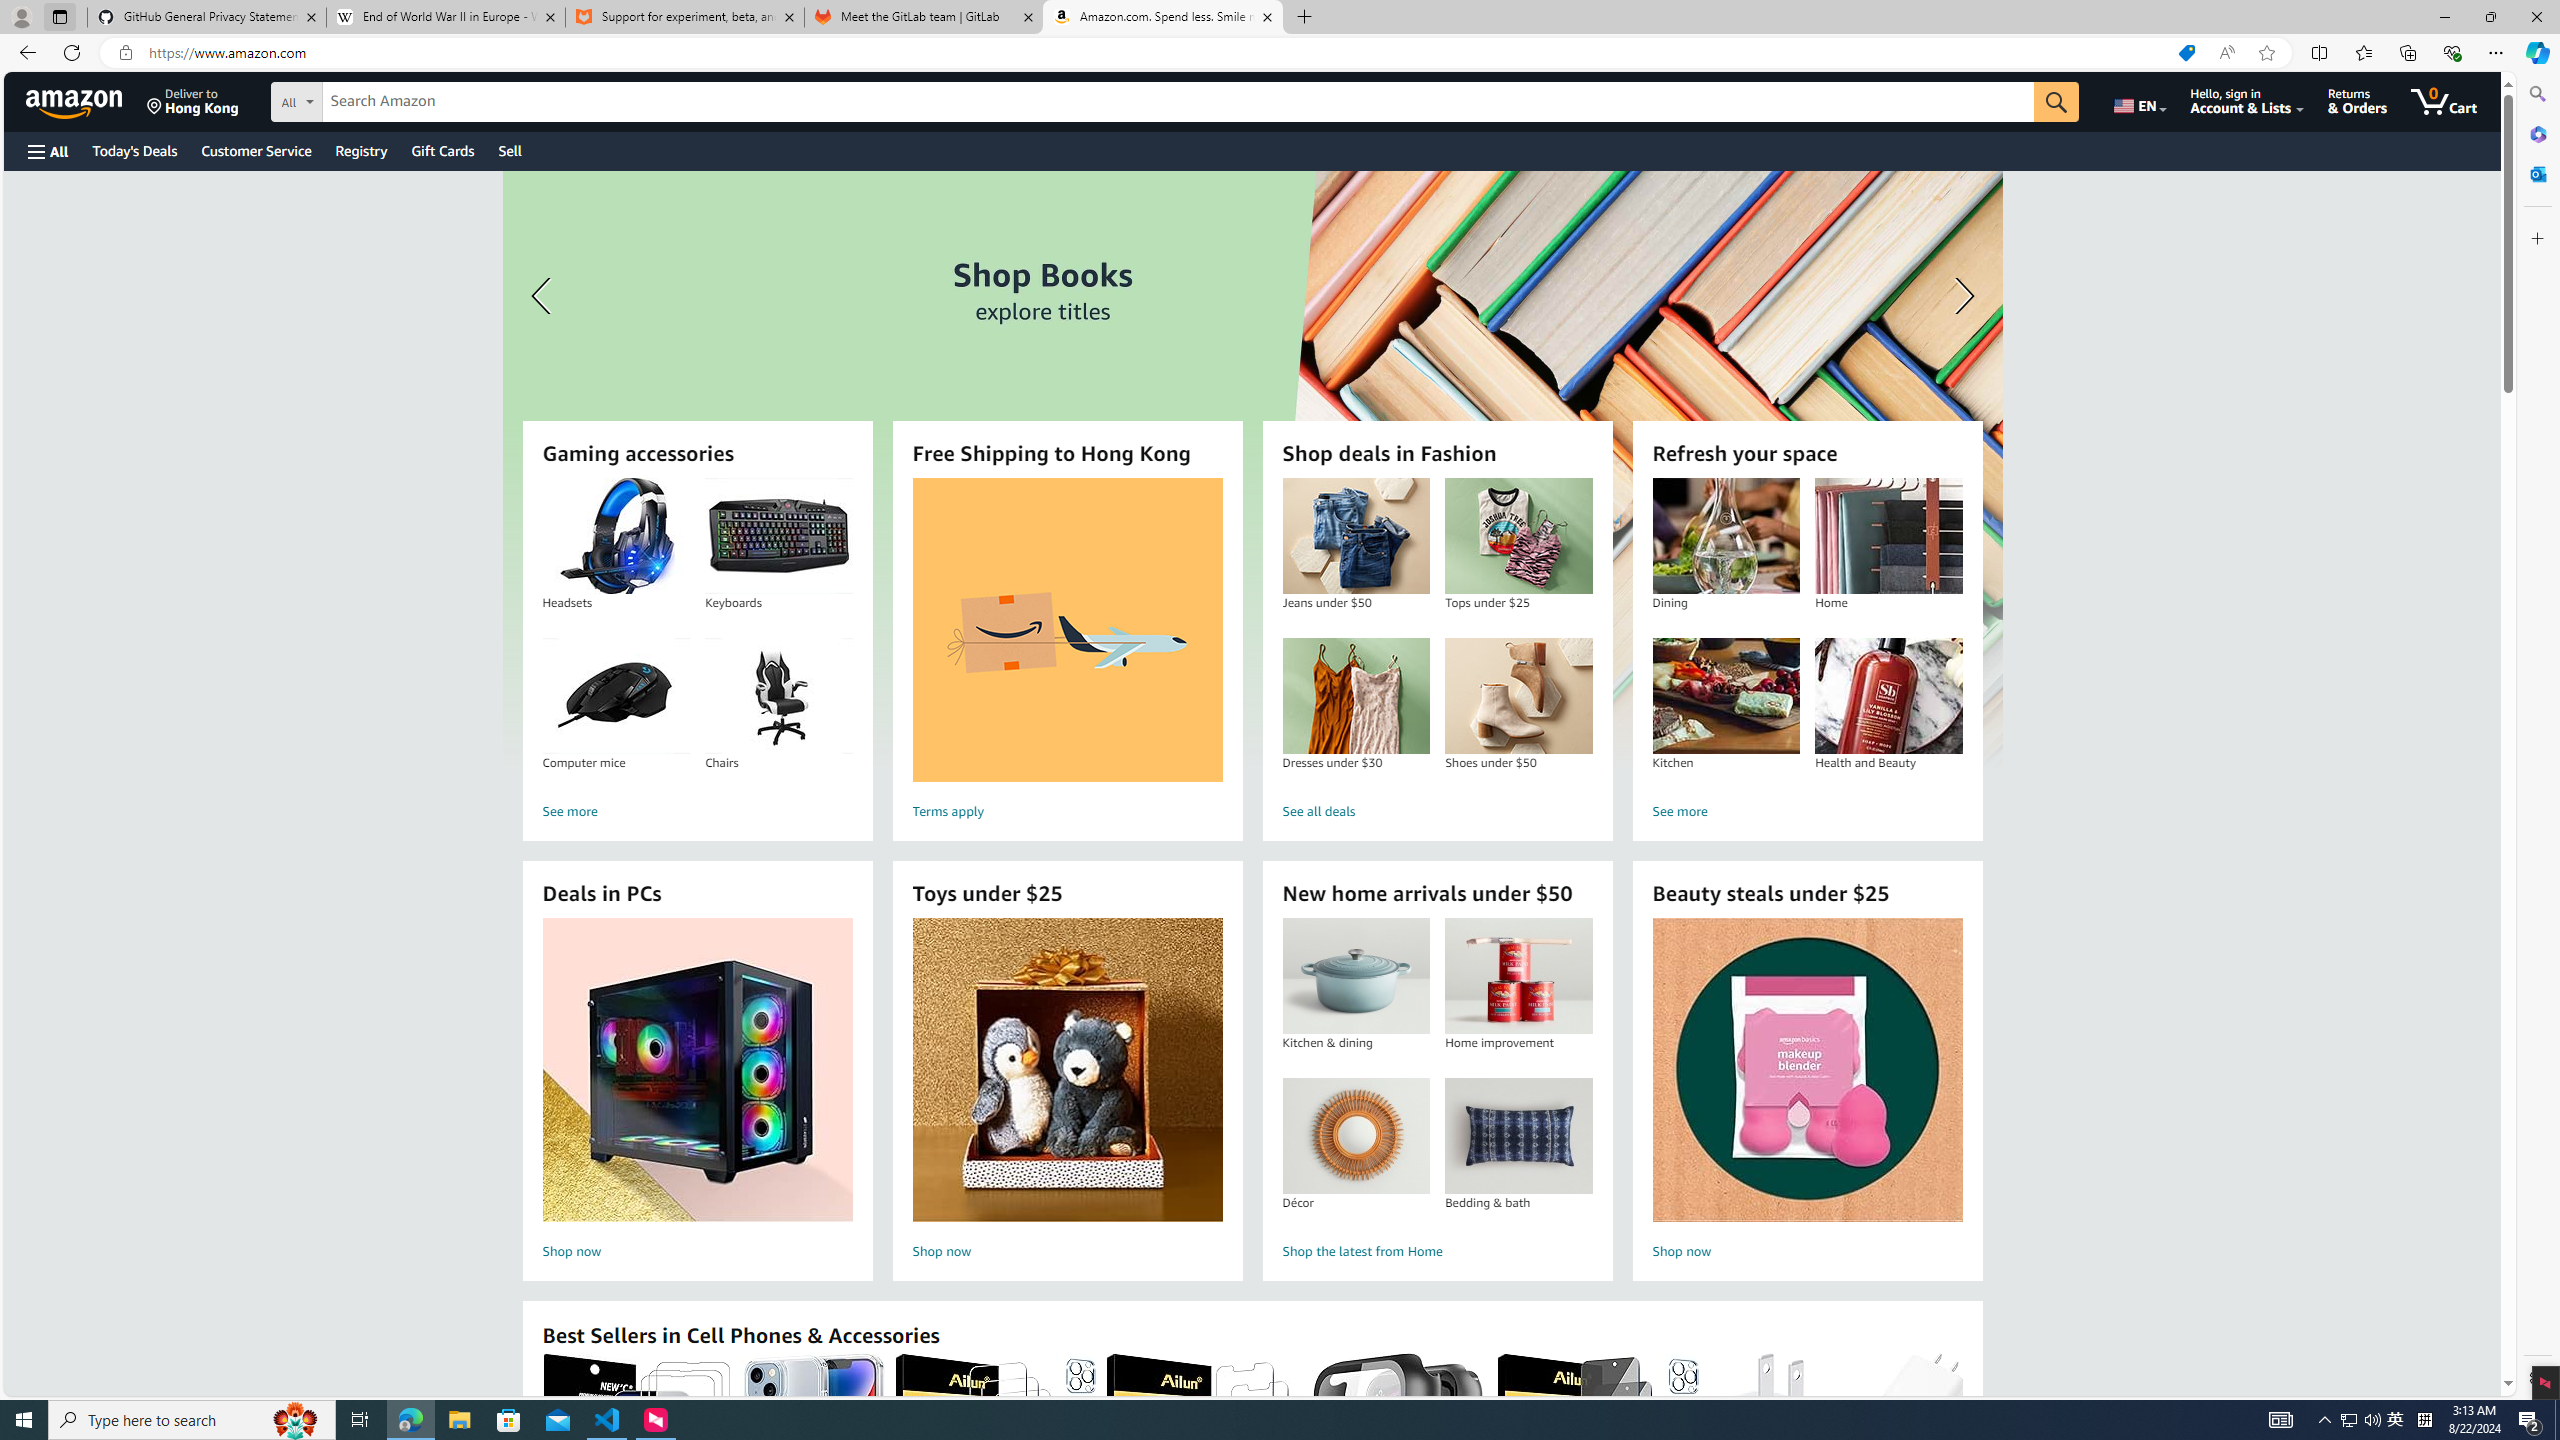 The image size is (2560, 1440). Describe the element at coordinates (1354, 536) in the screenshot. I see `'Jeans under $50'` at that location.